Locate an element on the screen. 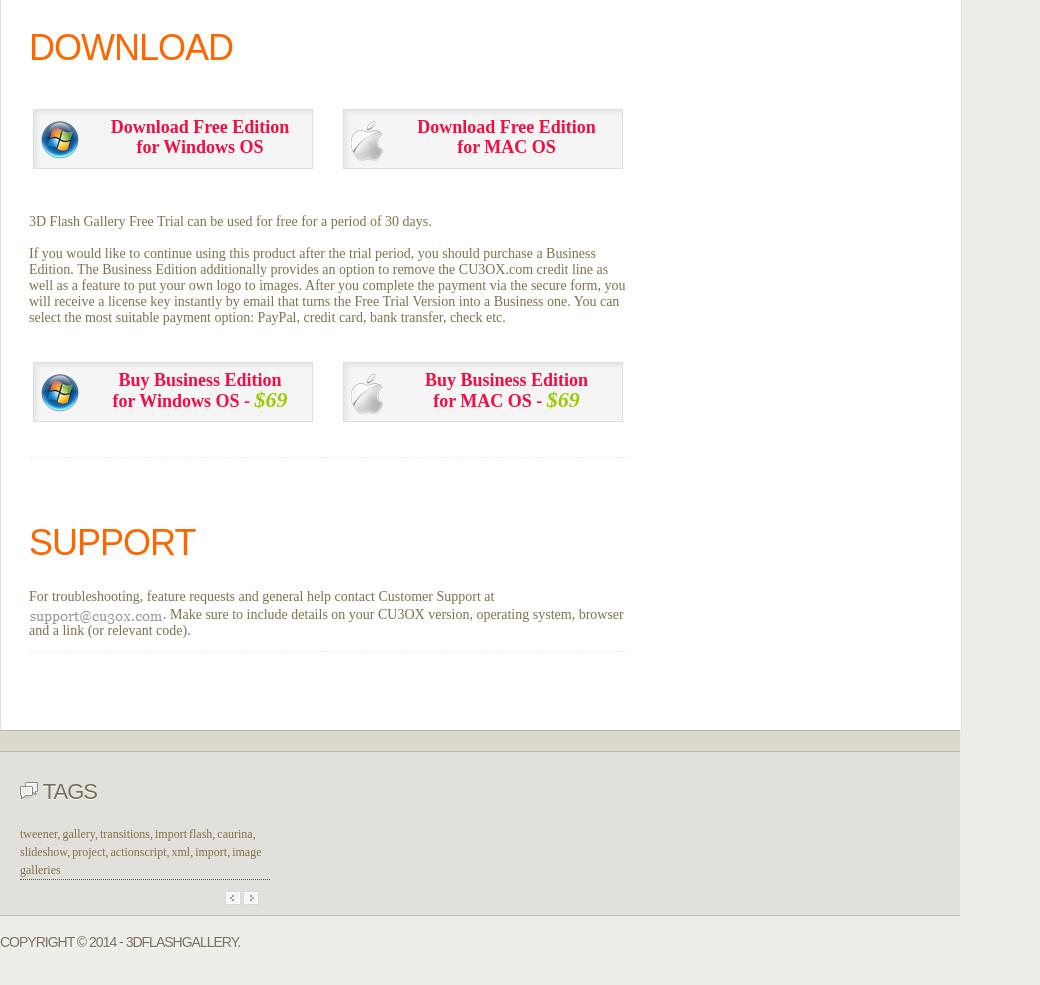 This screenshot has width=1040, height=985. 'Tags' is located at coordinates (66, 789).